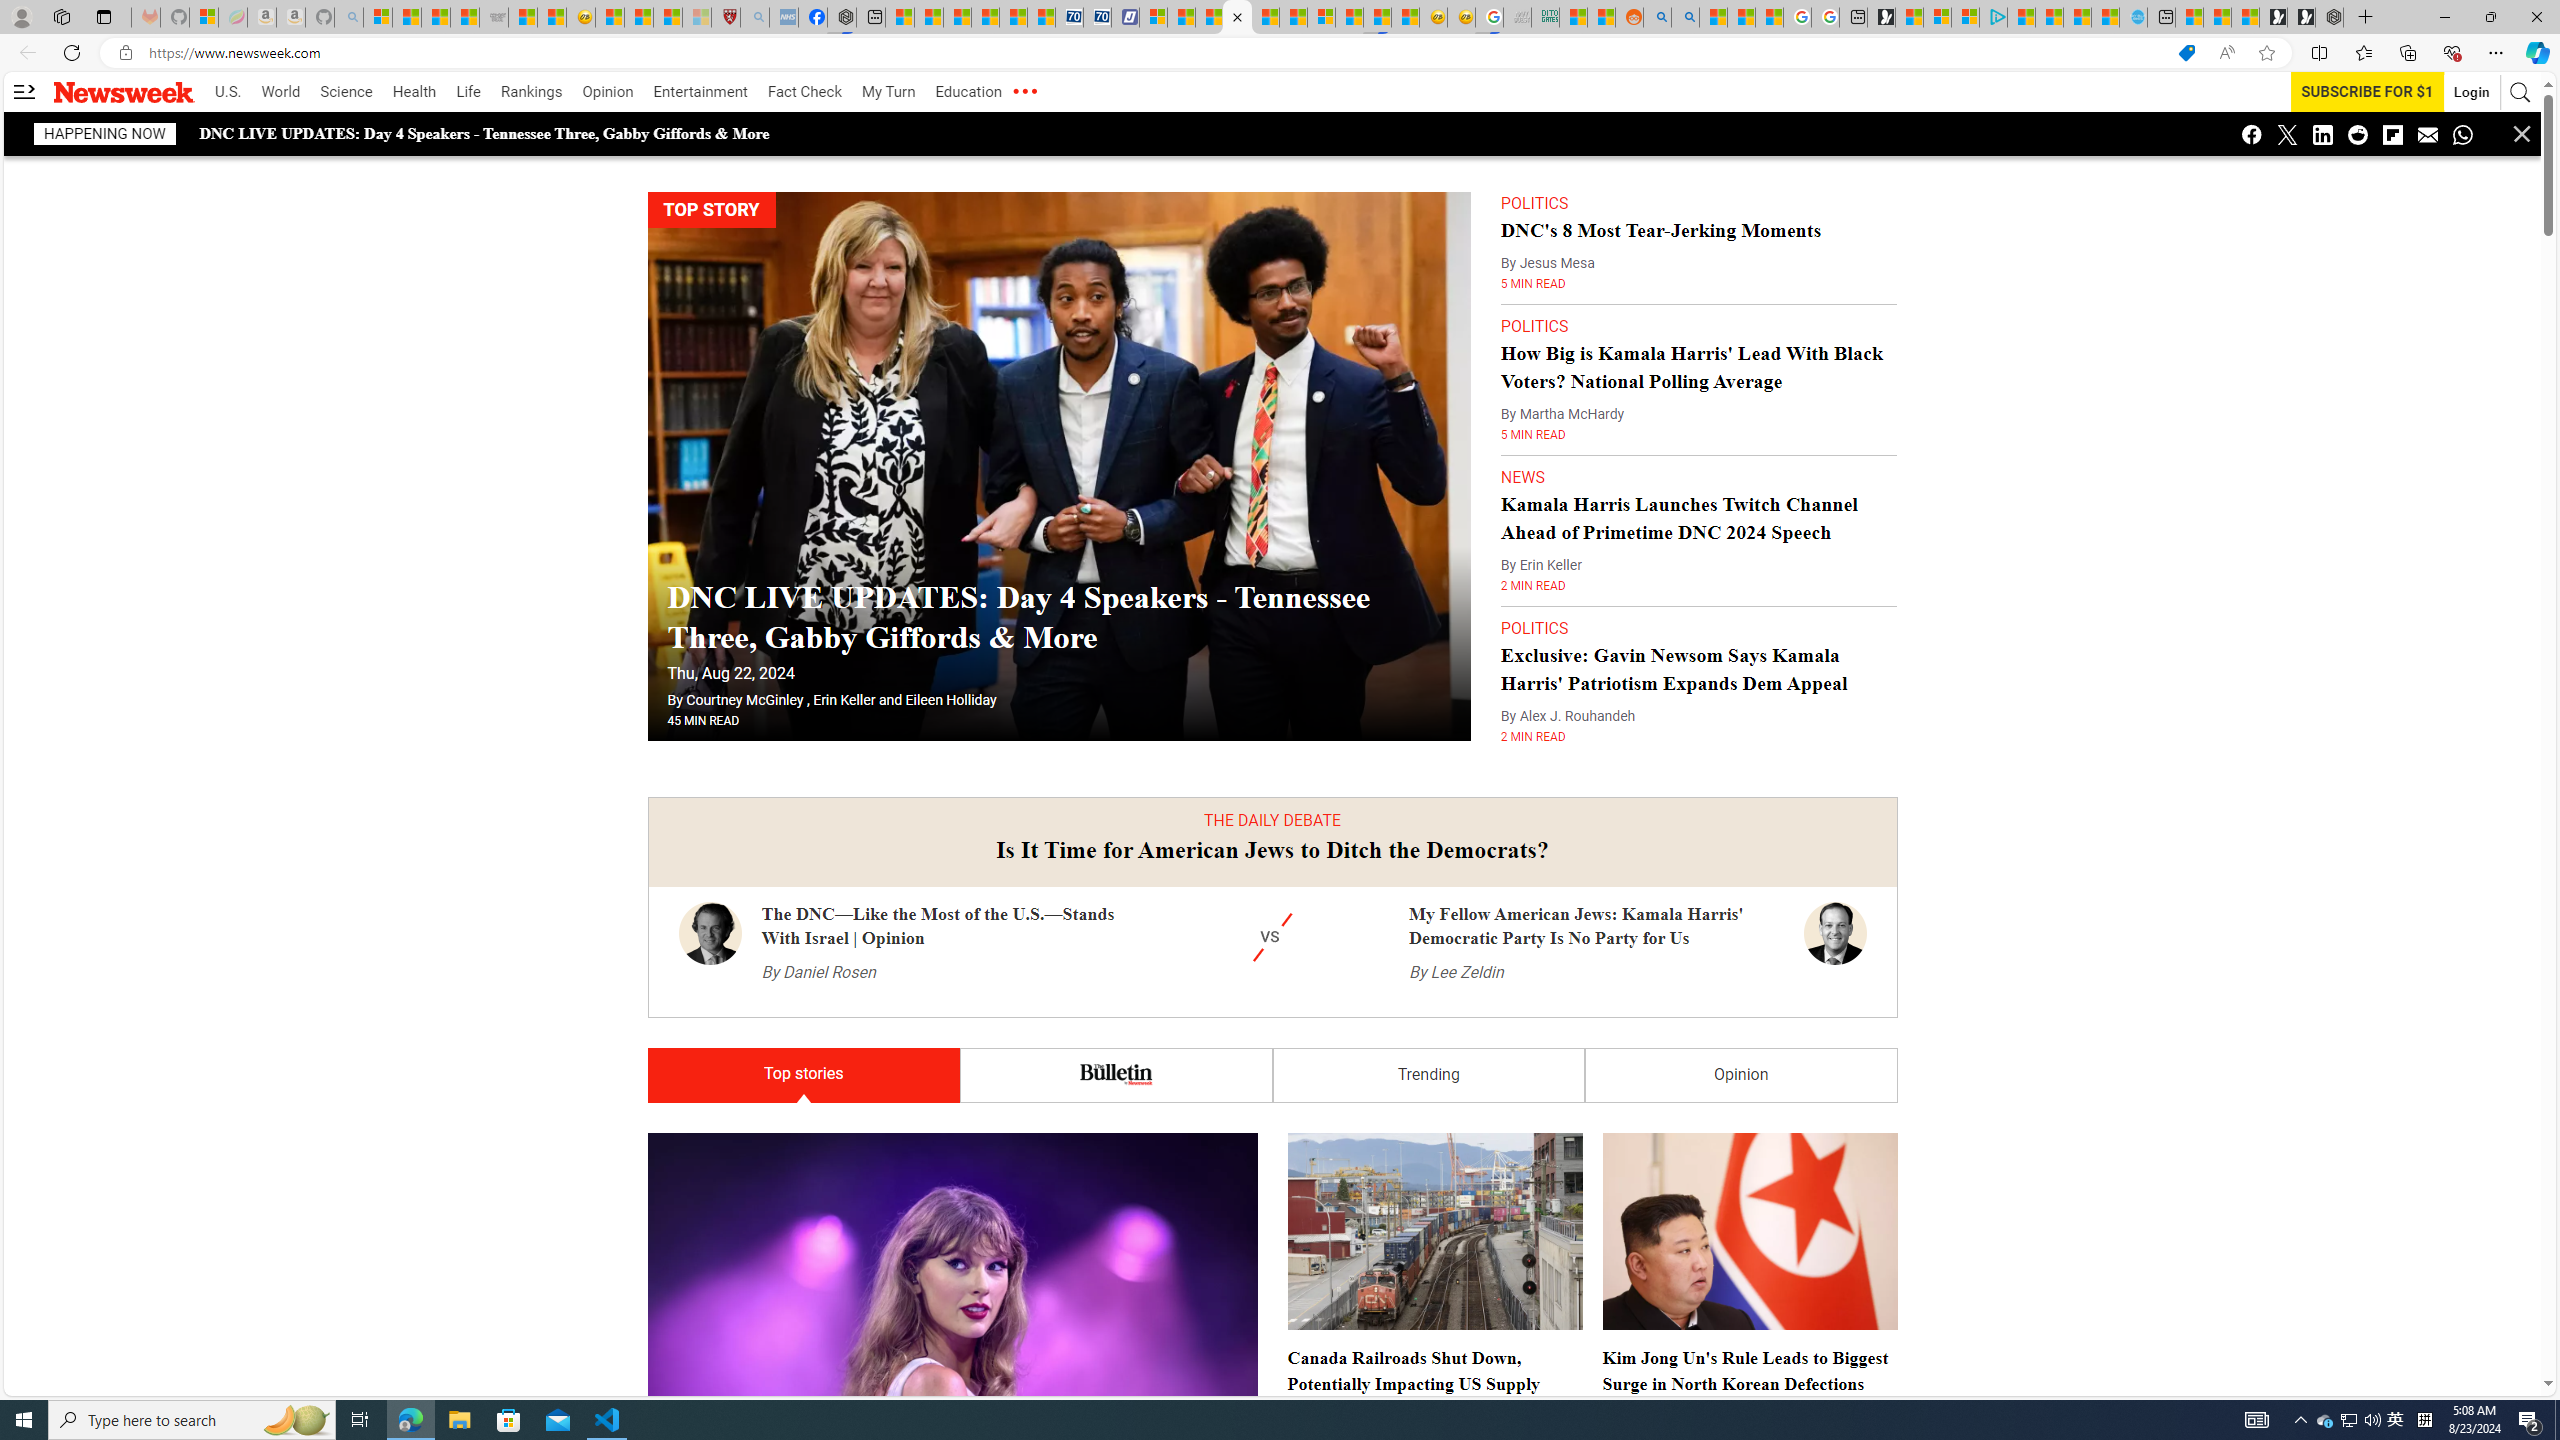  I want to click on 'Rankings', so click(531, 91).